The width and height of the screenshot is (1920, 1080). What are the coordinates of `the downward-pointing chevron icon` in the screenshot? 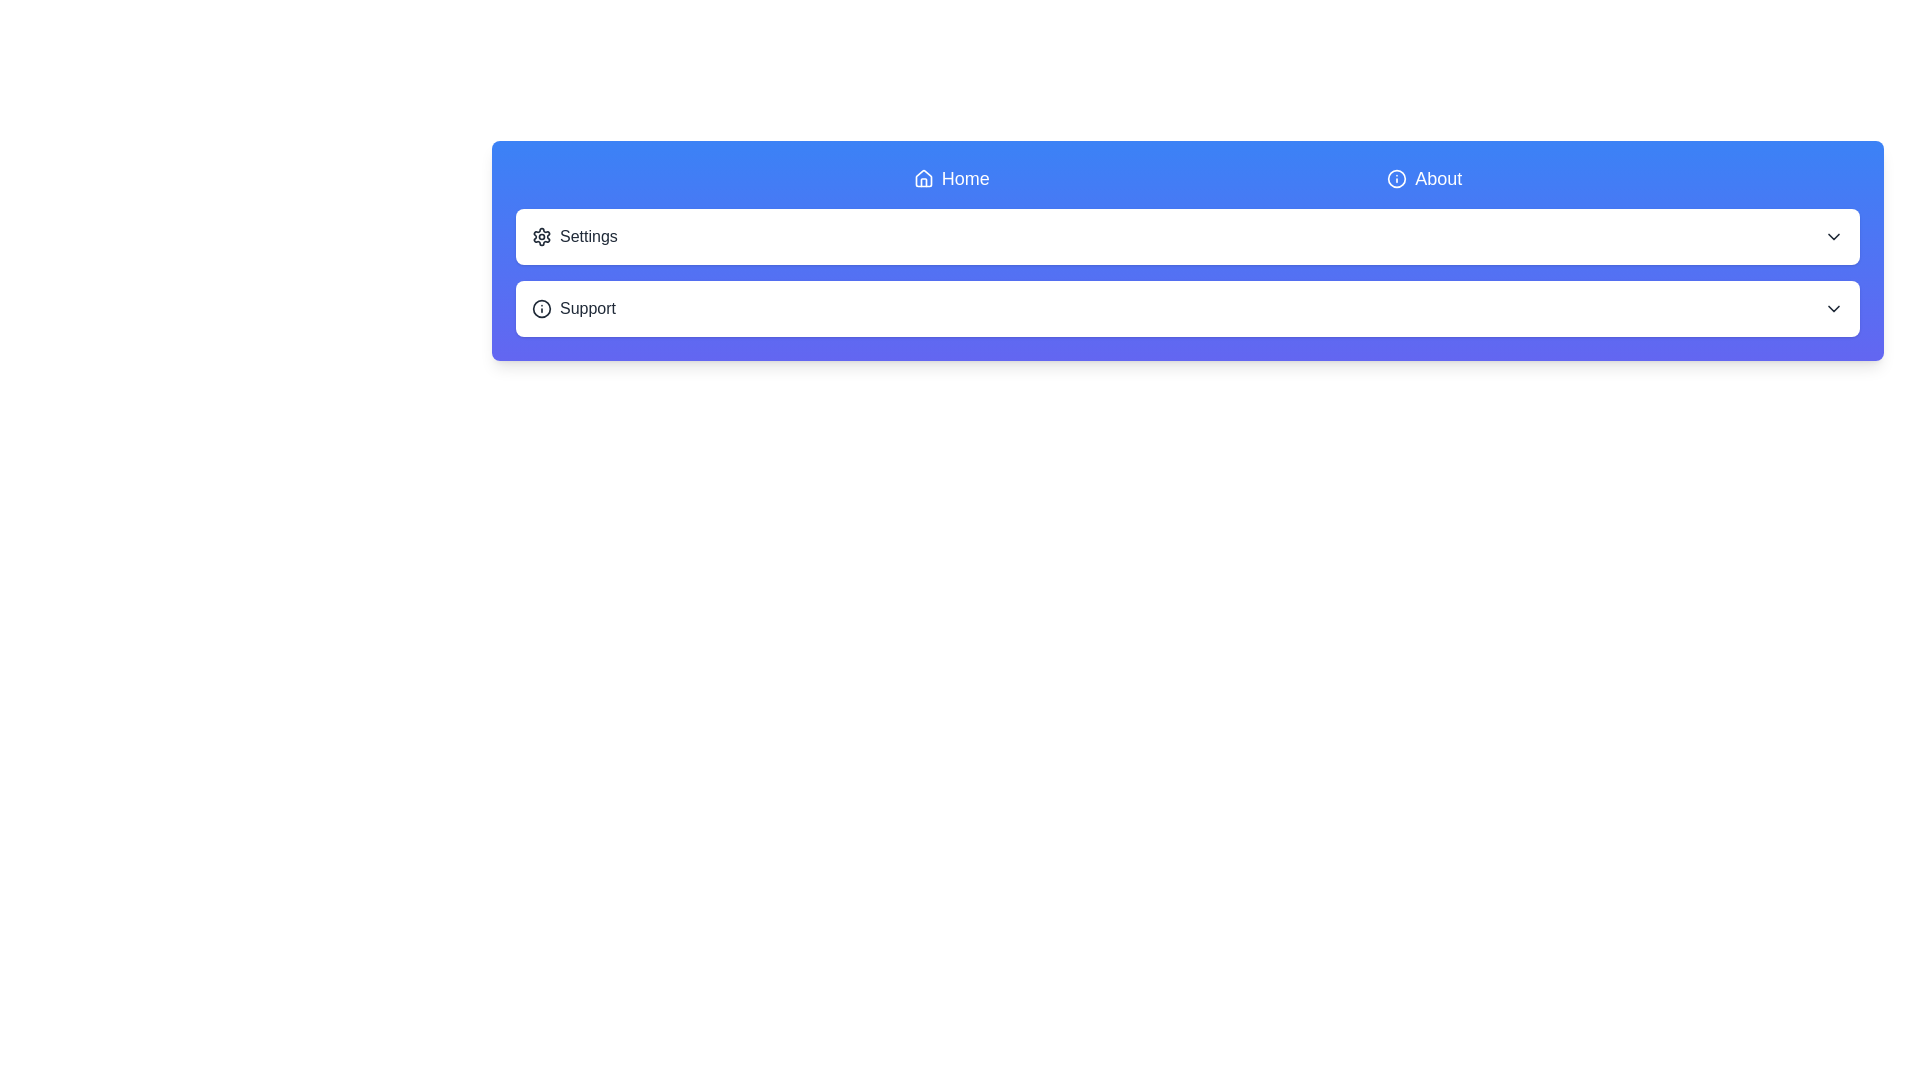 It's located at (1833, 308).